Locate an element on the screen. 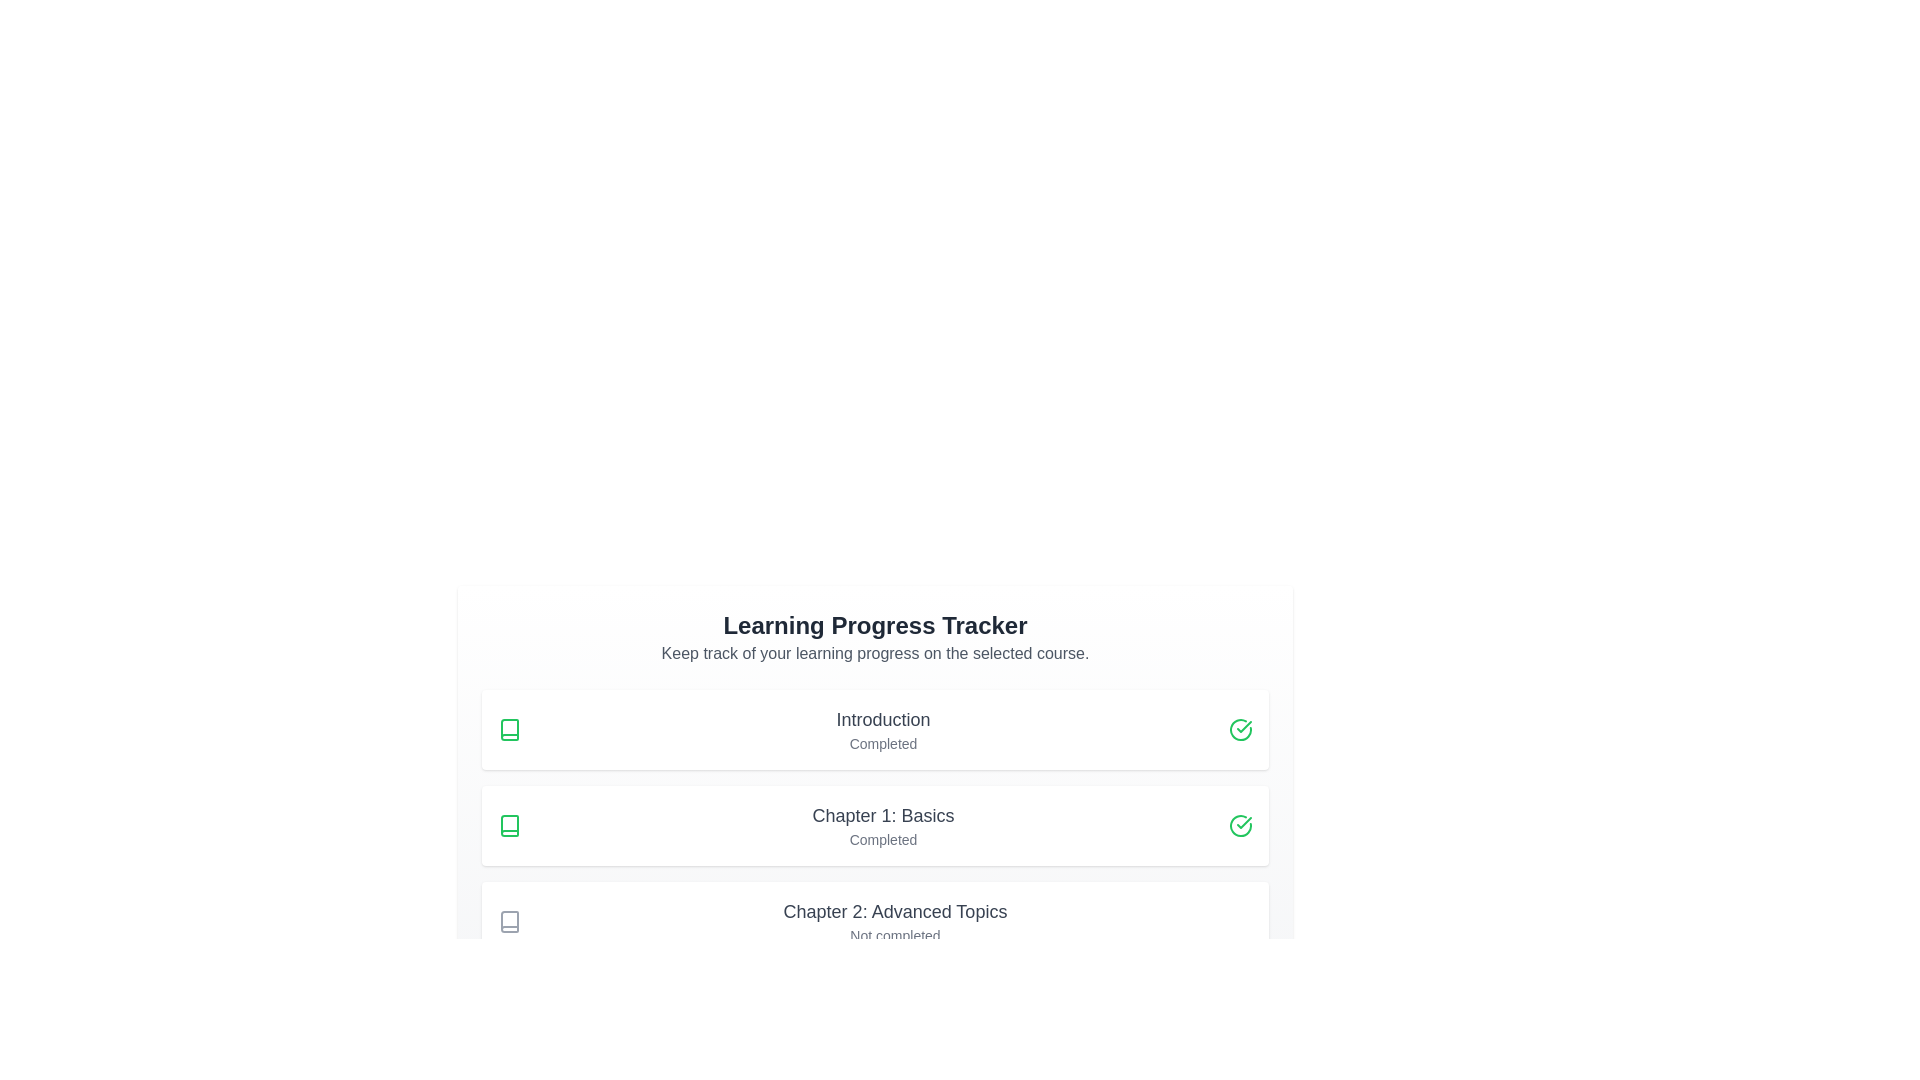  the 'Introduction' card is located at coordinates (875, 750).